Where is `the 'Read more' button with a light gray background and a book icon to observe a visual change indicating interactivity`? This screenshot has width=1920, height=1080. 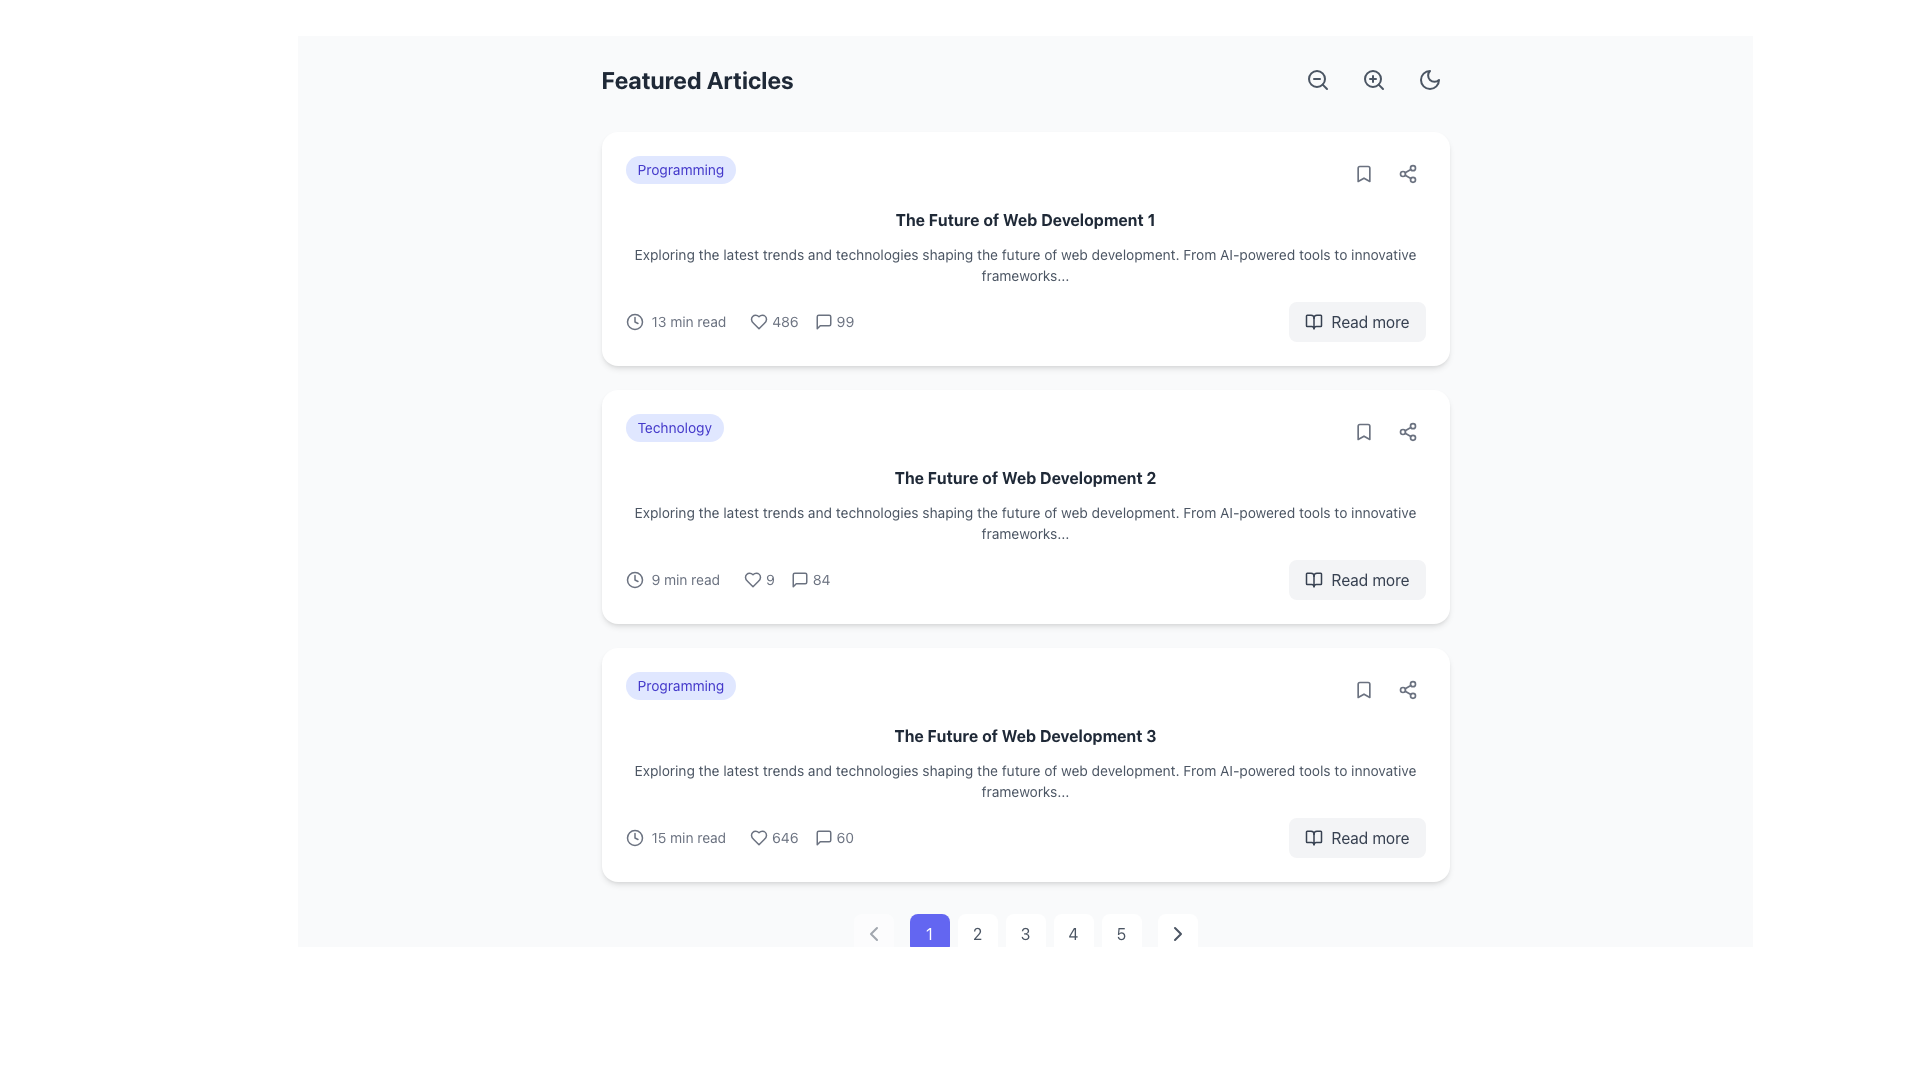 the 'Read more' button with a light gray background and a book icon to observe a visual change indicating interactivity is located at coordinates (1357, 579).